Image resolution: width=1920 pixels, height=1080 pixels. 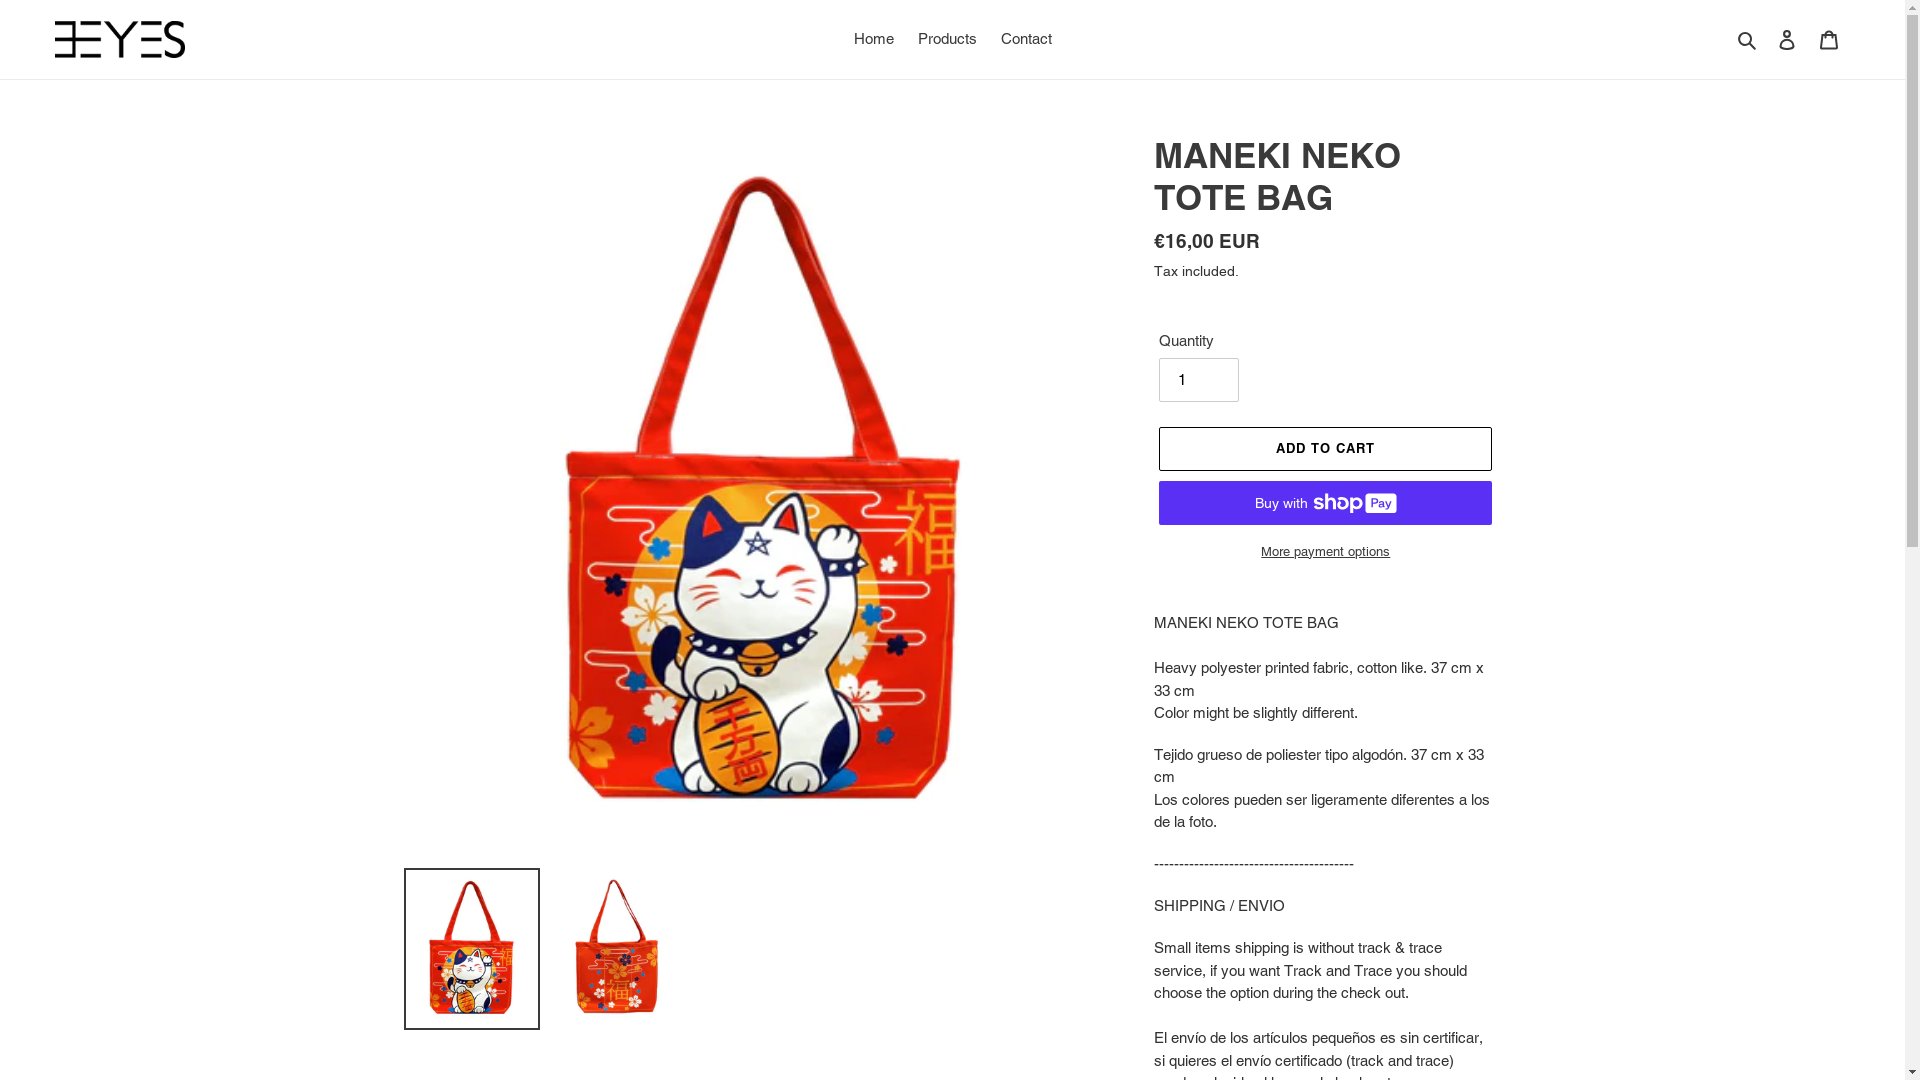 What do you see at coordinates (946, 39) in the screenshot?
I see `'Products'` at bounding box center [946, 39].